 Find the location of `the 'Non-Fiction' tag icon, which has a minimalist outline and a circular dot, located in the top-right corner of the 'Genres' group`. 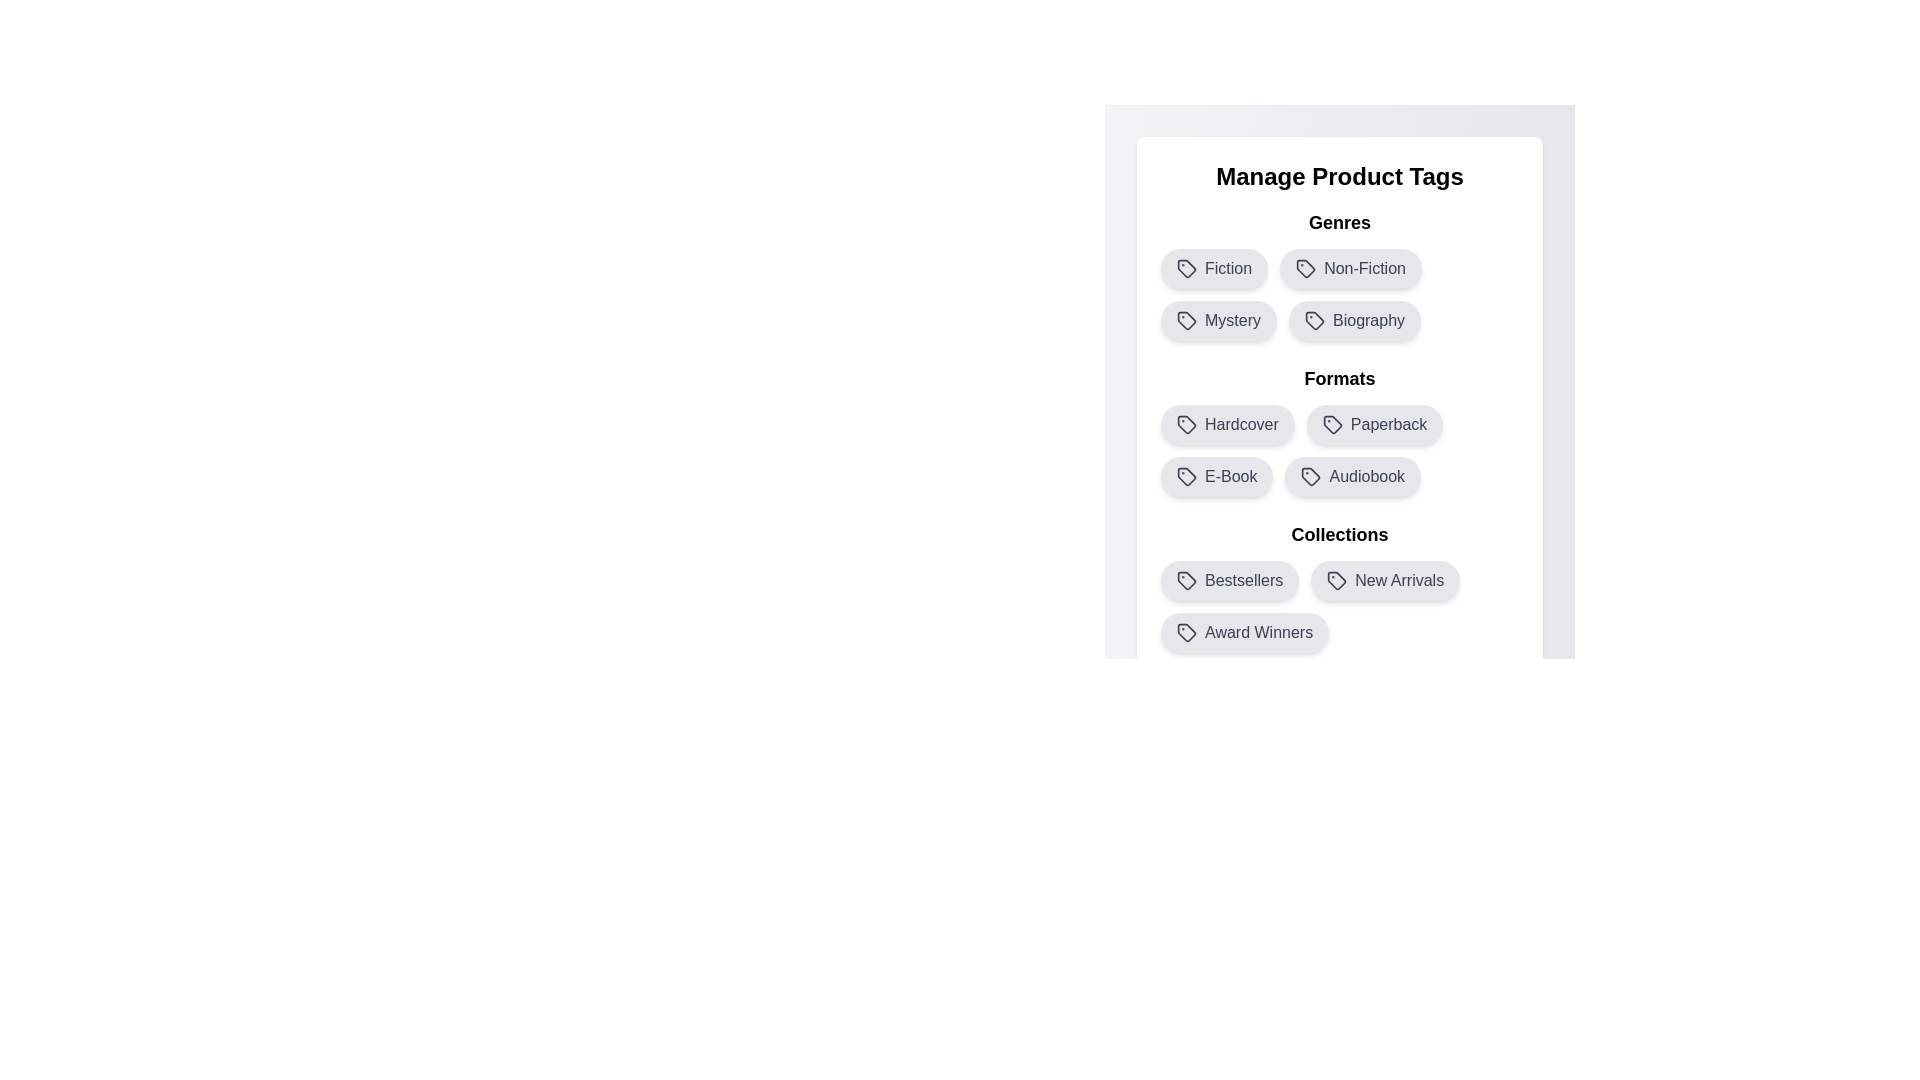

the 'Non-Fiction' tag icon, which has a minimalist outline and a circular dot, located in the top-right corner of the 'Genres' group is located at coordinates (1305, 266).